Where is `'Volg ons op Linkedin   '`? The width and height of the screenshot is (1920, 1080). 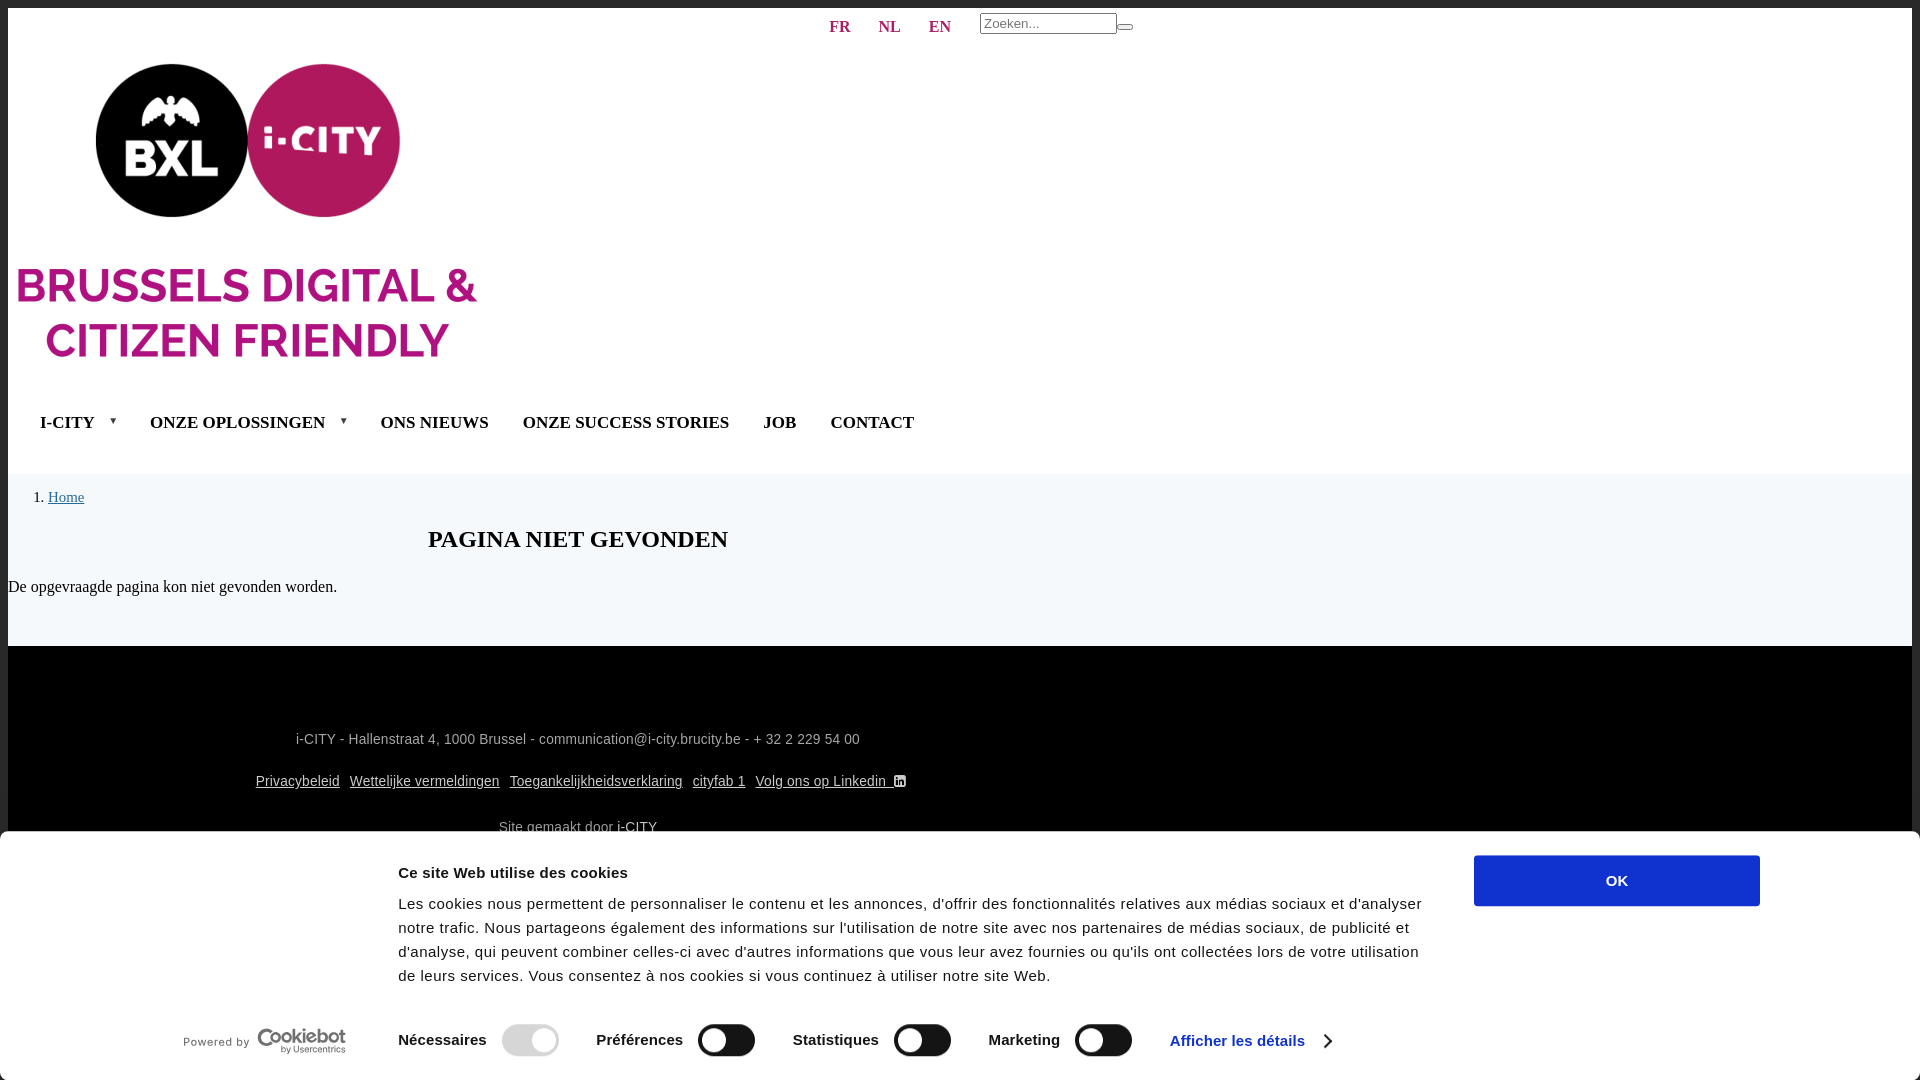
'Volg ons op Linkedin   ' is located at coordinates (833, 780).